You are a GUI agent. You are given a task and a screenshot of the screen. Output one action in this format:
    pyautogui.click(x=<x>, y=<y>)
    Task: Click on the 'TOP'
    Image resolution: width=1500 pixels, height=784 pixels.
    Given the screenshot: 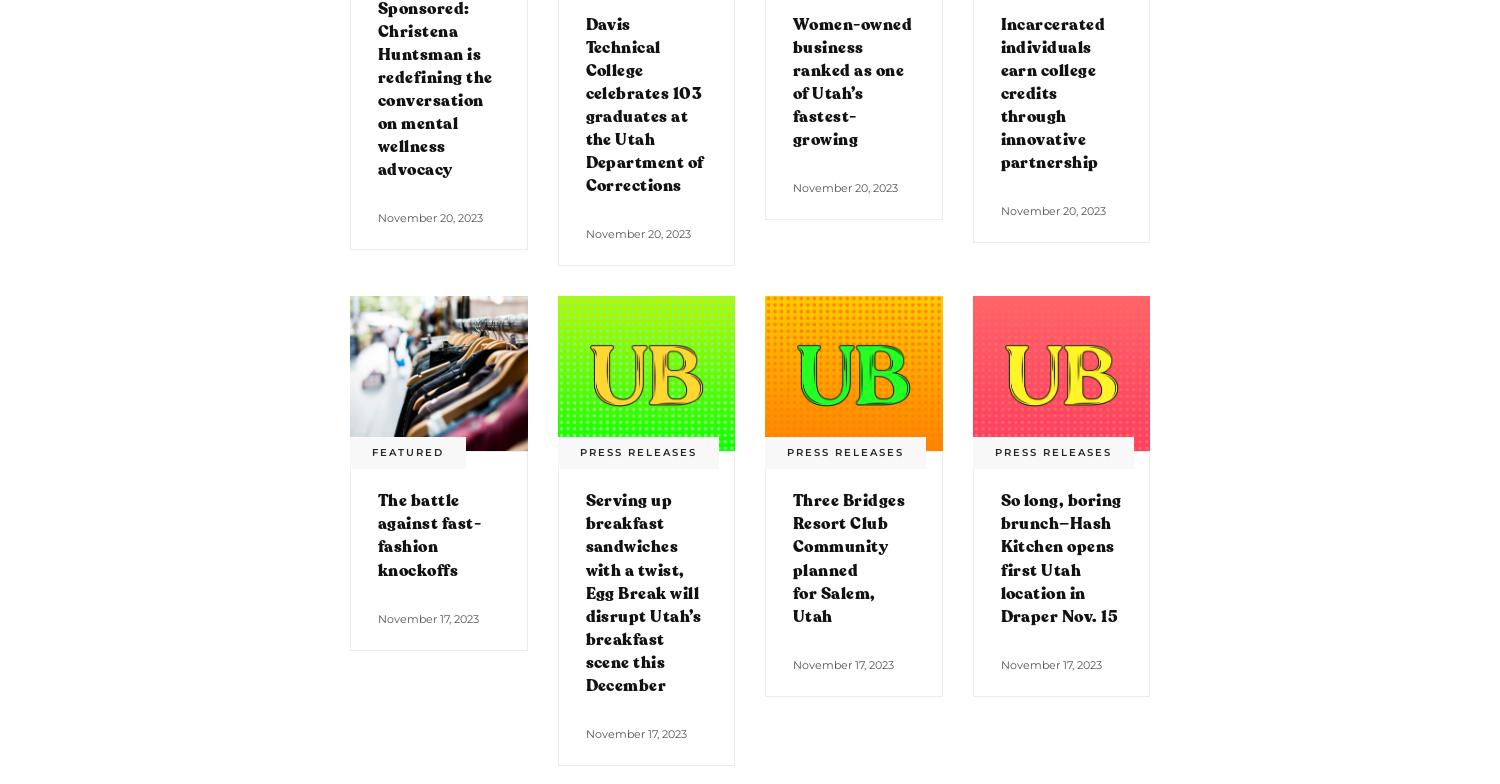 What is the action you would take?
    pyautogui.click(x=1462, y=137)
    